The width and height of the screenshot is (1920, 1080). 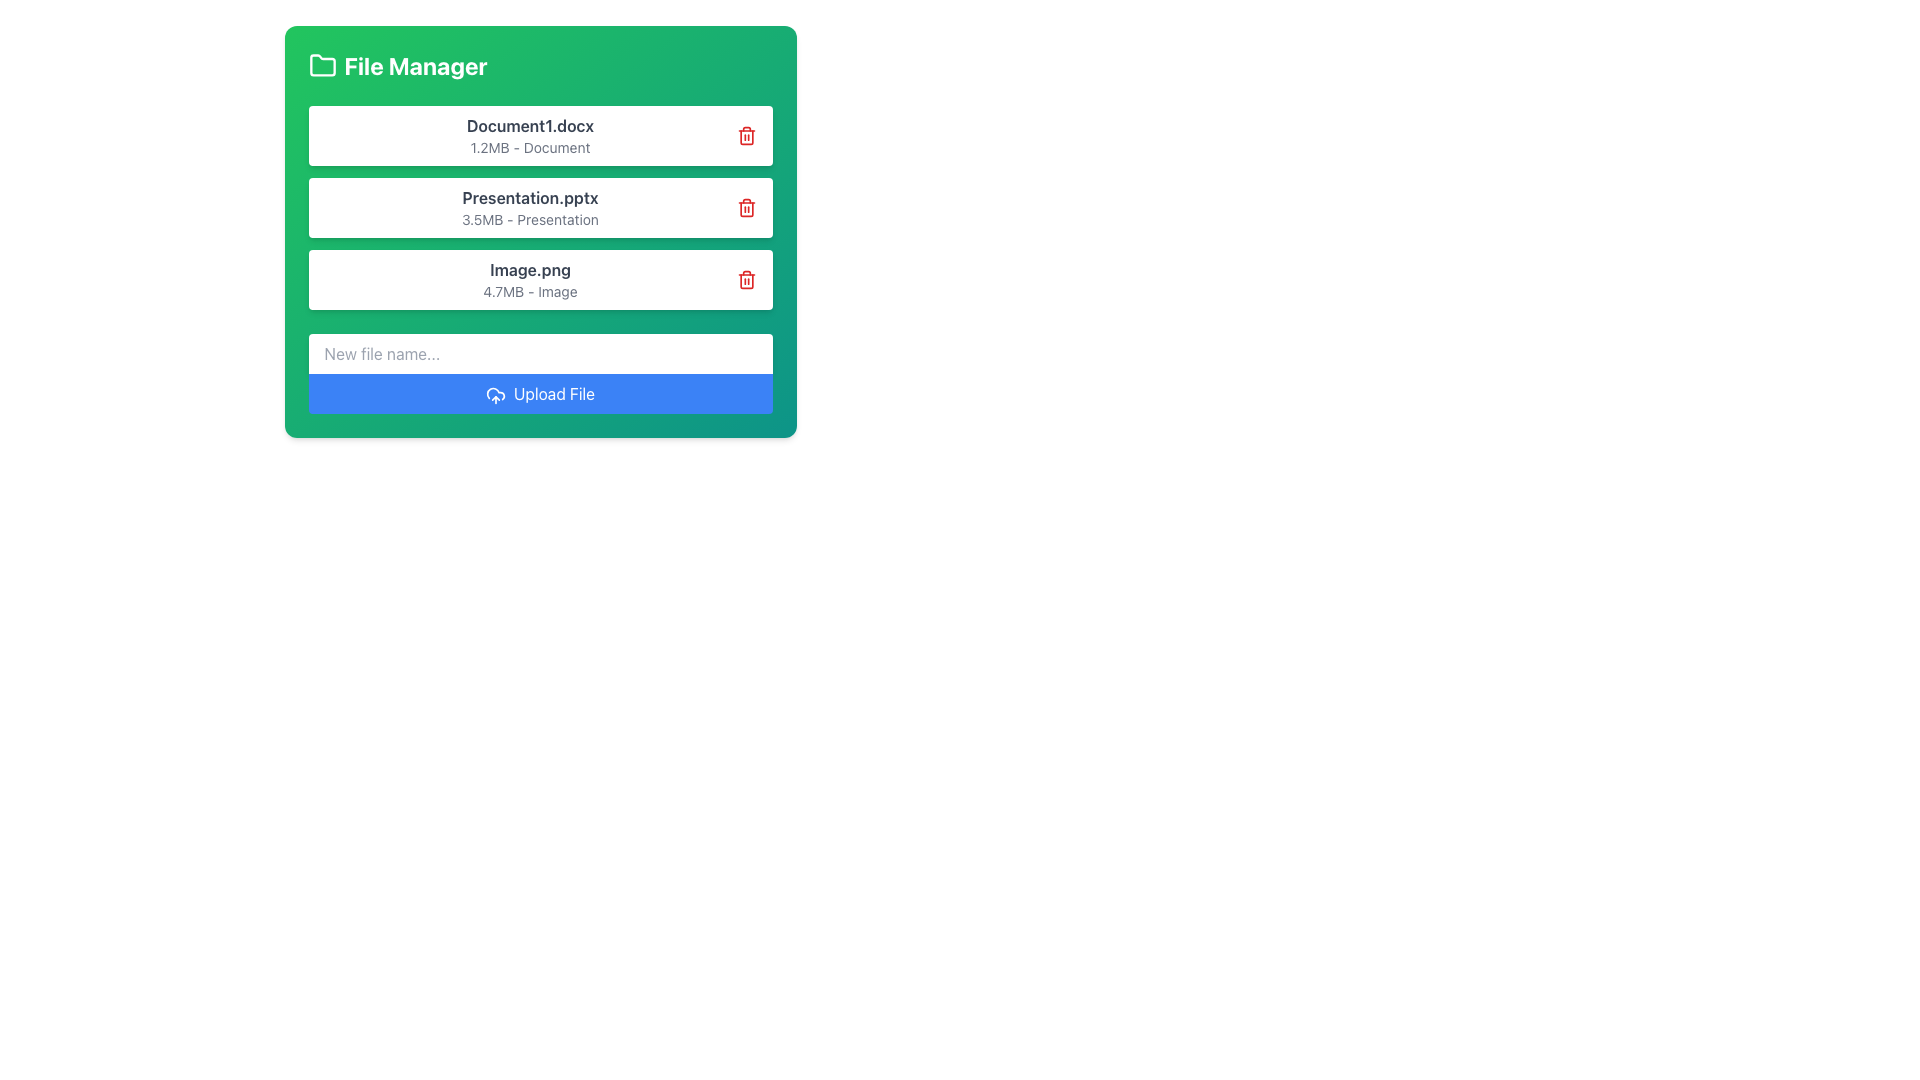 What do you see at coordinates (530, 146) in the screenshot?
I see `the informational text label displaying file metadata ('1.2MB' and 'Document') located directly below the filename 'Document1.docx' in the first file entry` at bounding box center [530, 146].